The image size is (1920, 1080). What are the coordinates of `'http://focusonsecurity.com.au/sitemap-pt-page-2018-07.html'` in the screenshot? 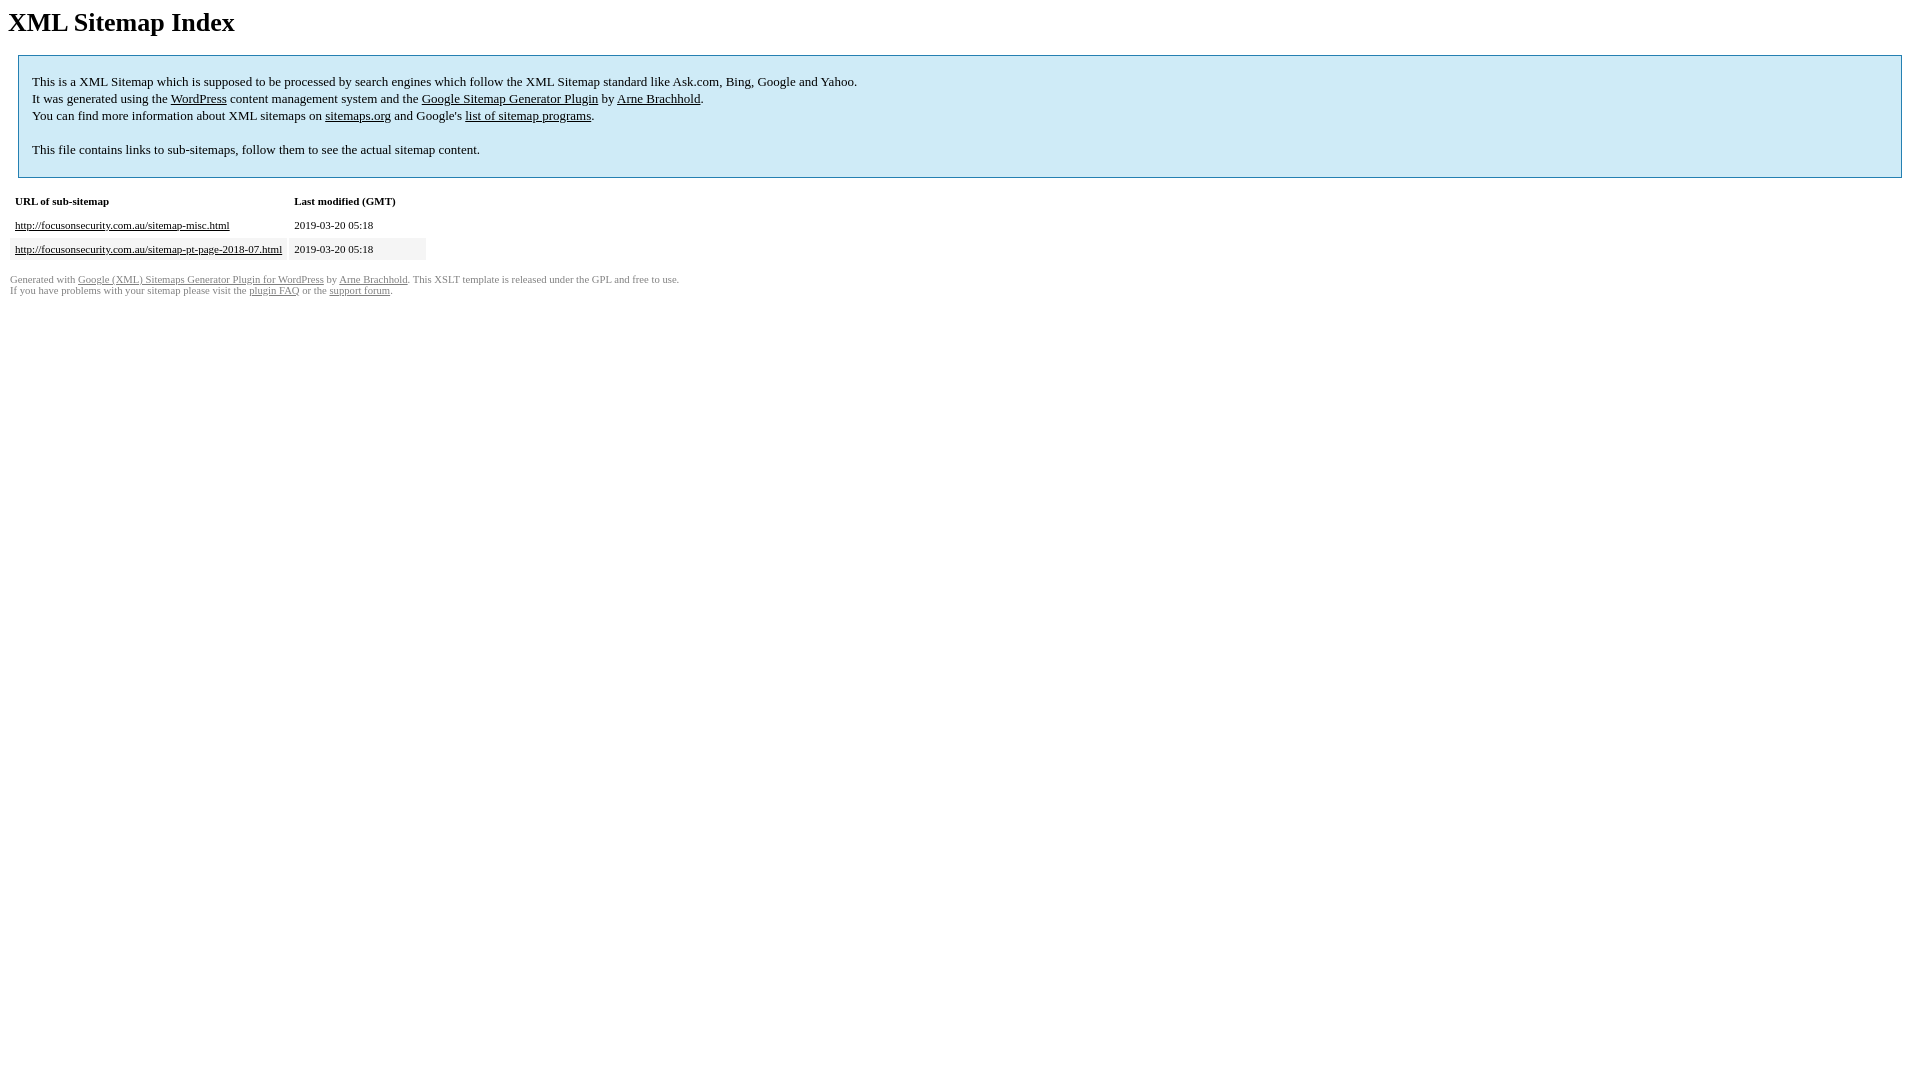 It's located at (147, 248).